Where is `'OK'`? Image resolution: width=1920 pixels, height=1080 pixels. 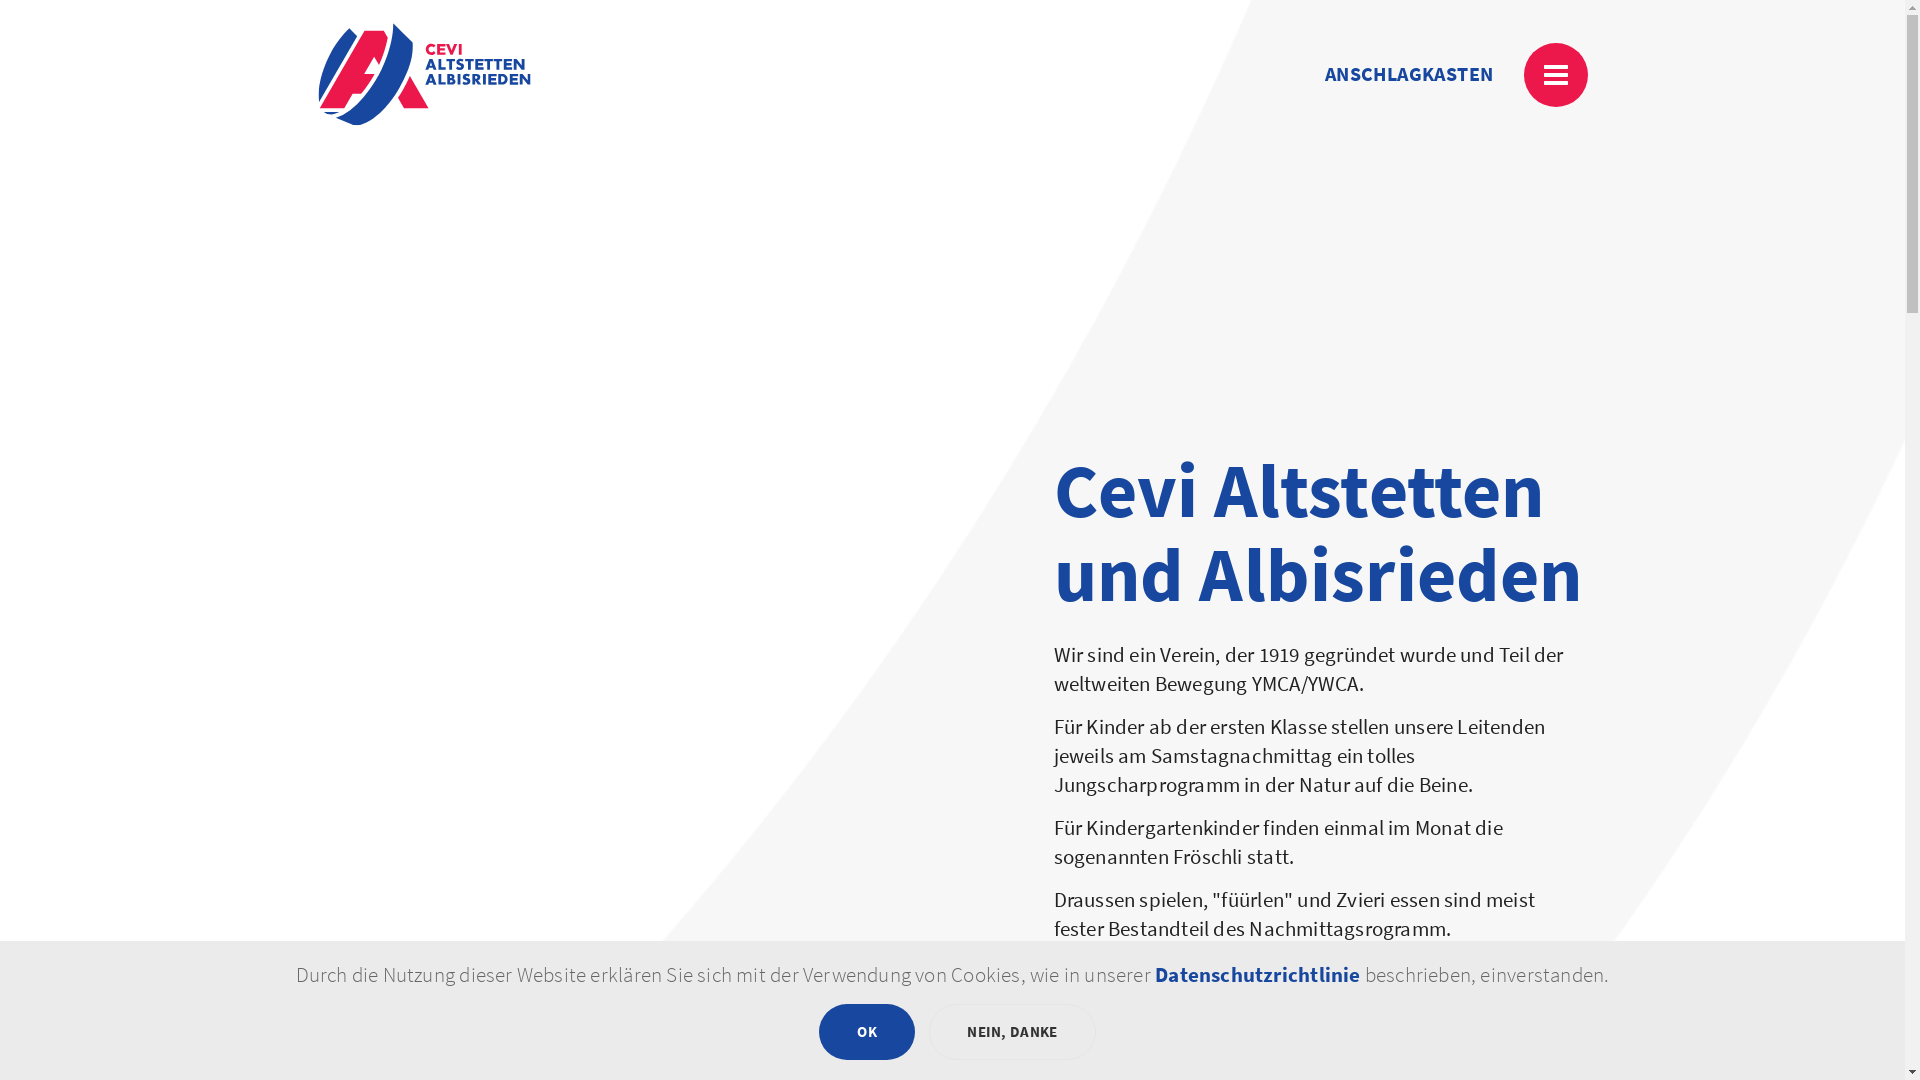
'OK' is located at coordinates (867, 1032).